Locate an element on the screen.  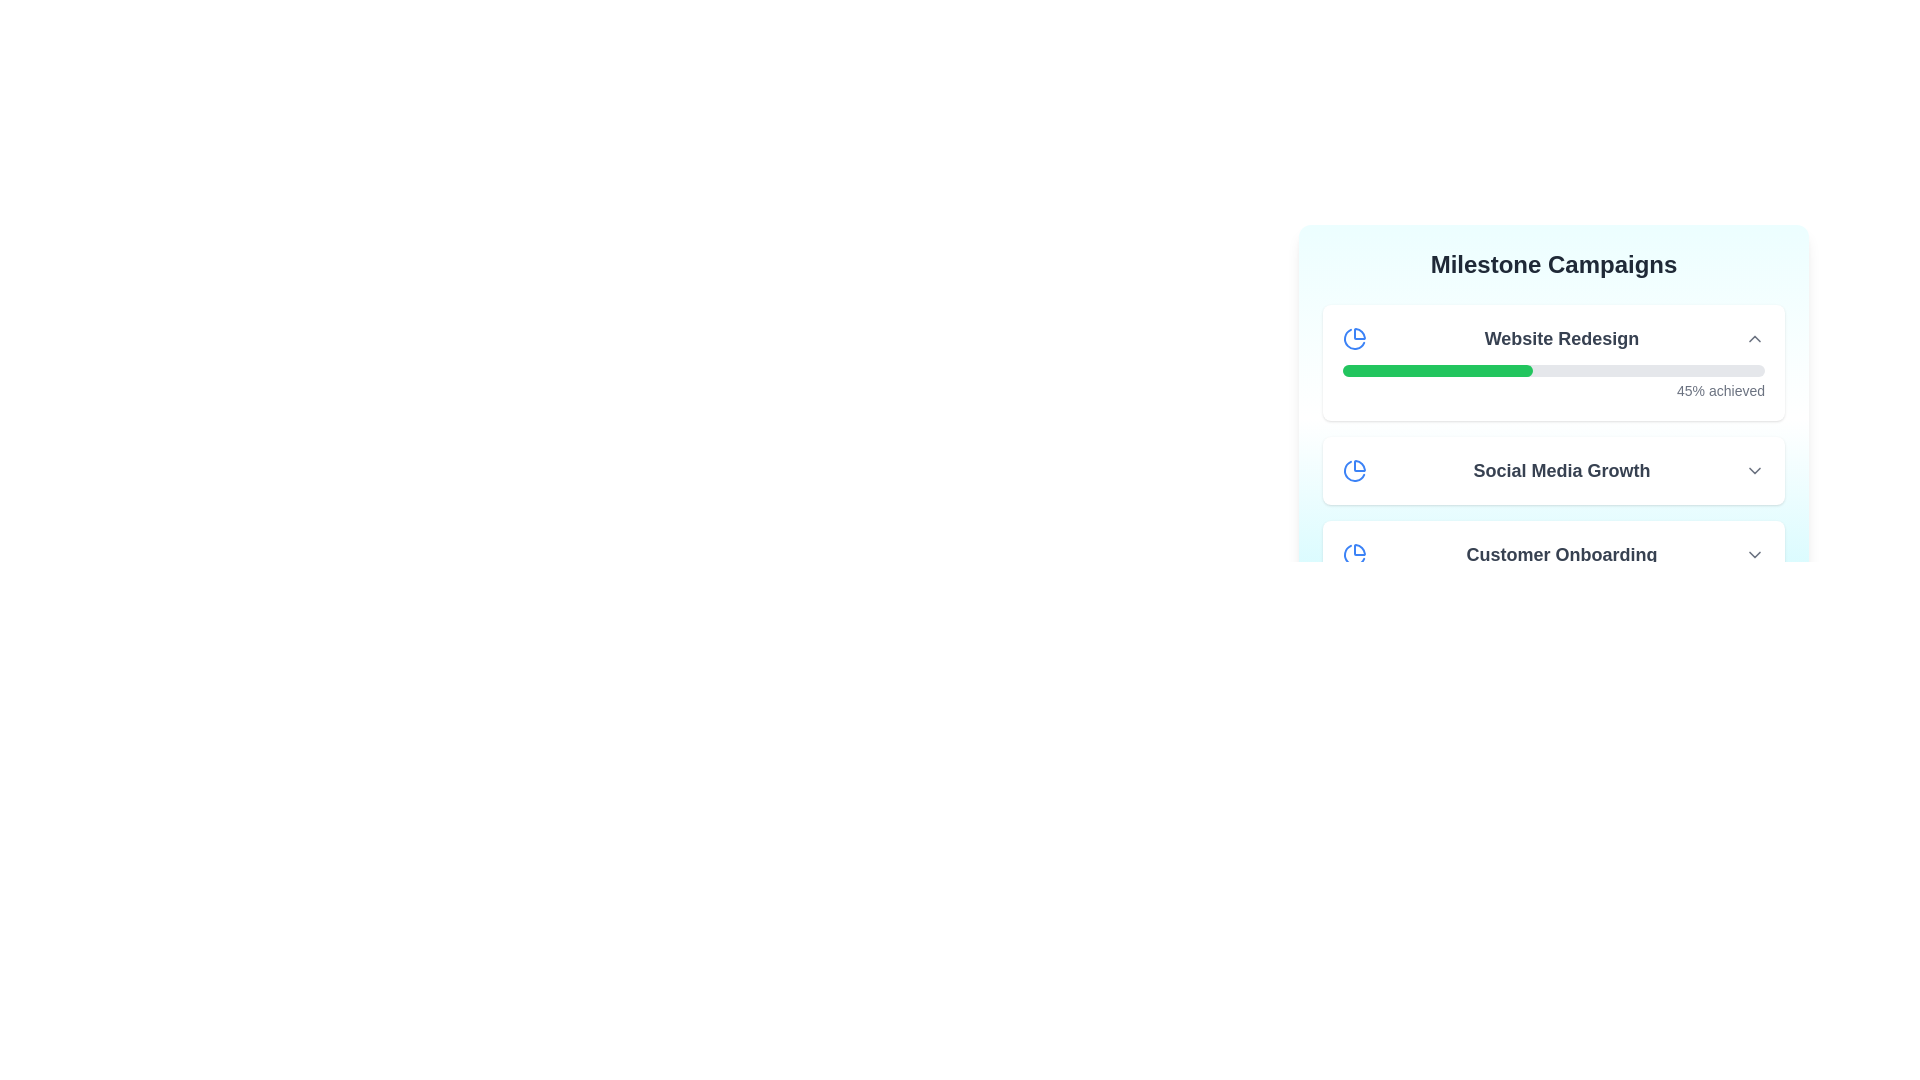
the blue curved line segment of the pie chart SVG icon located to the left of the 'Customer Onboarding' text label is located at coordinates (1359, 550).